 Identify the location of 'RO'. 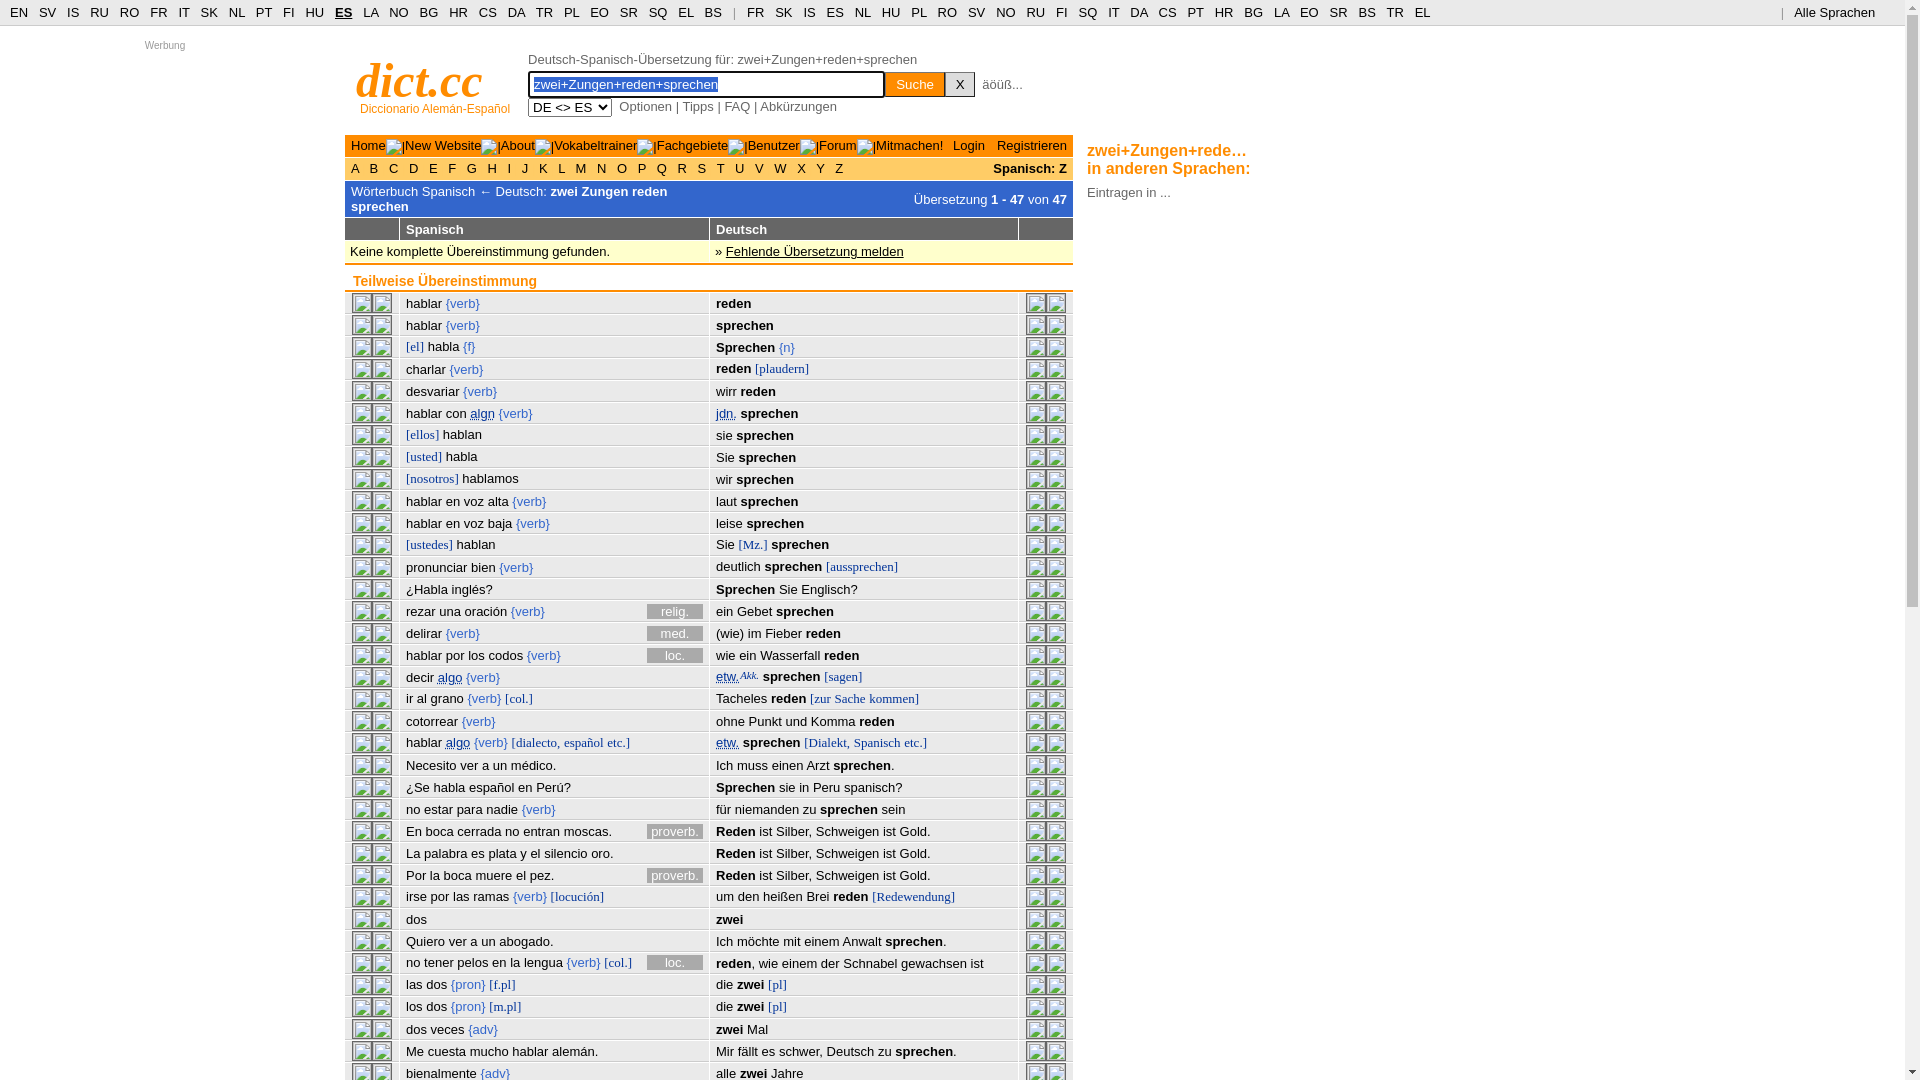
(936, 12).